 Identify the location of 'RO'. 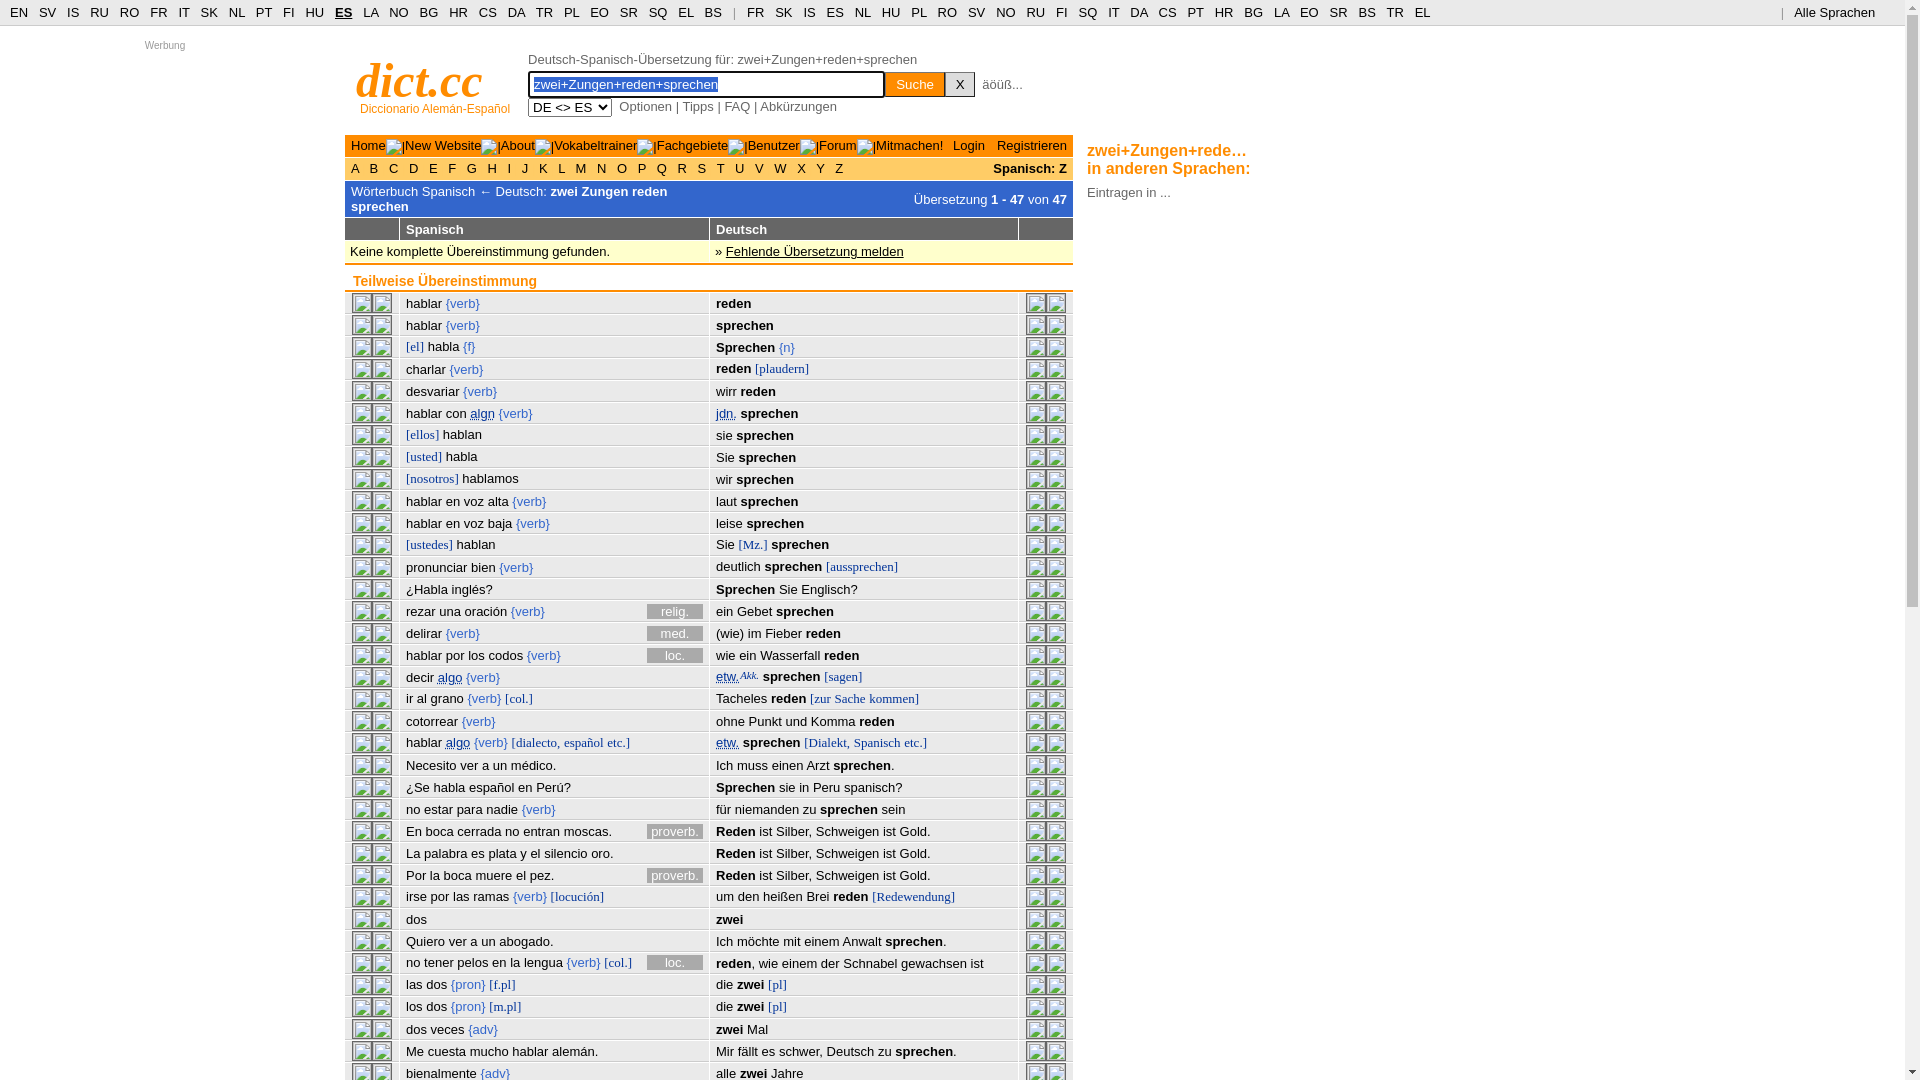
(936, 12).